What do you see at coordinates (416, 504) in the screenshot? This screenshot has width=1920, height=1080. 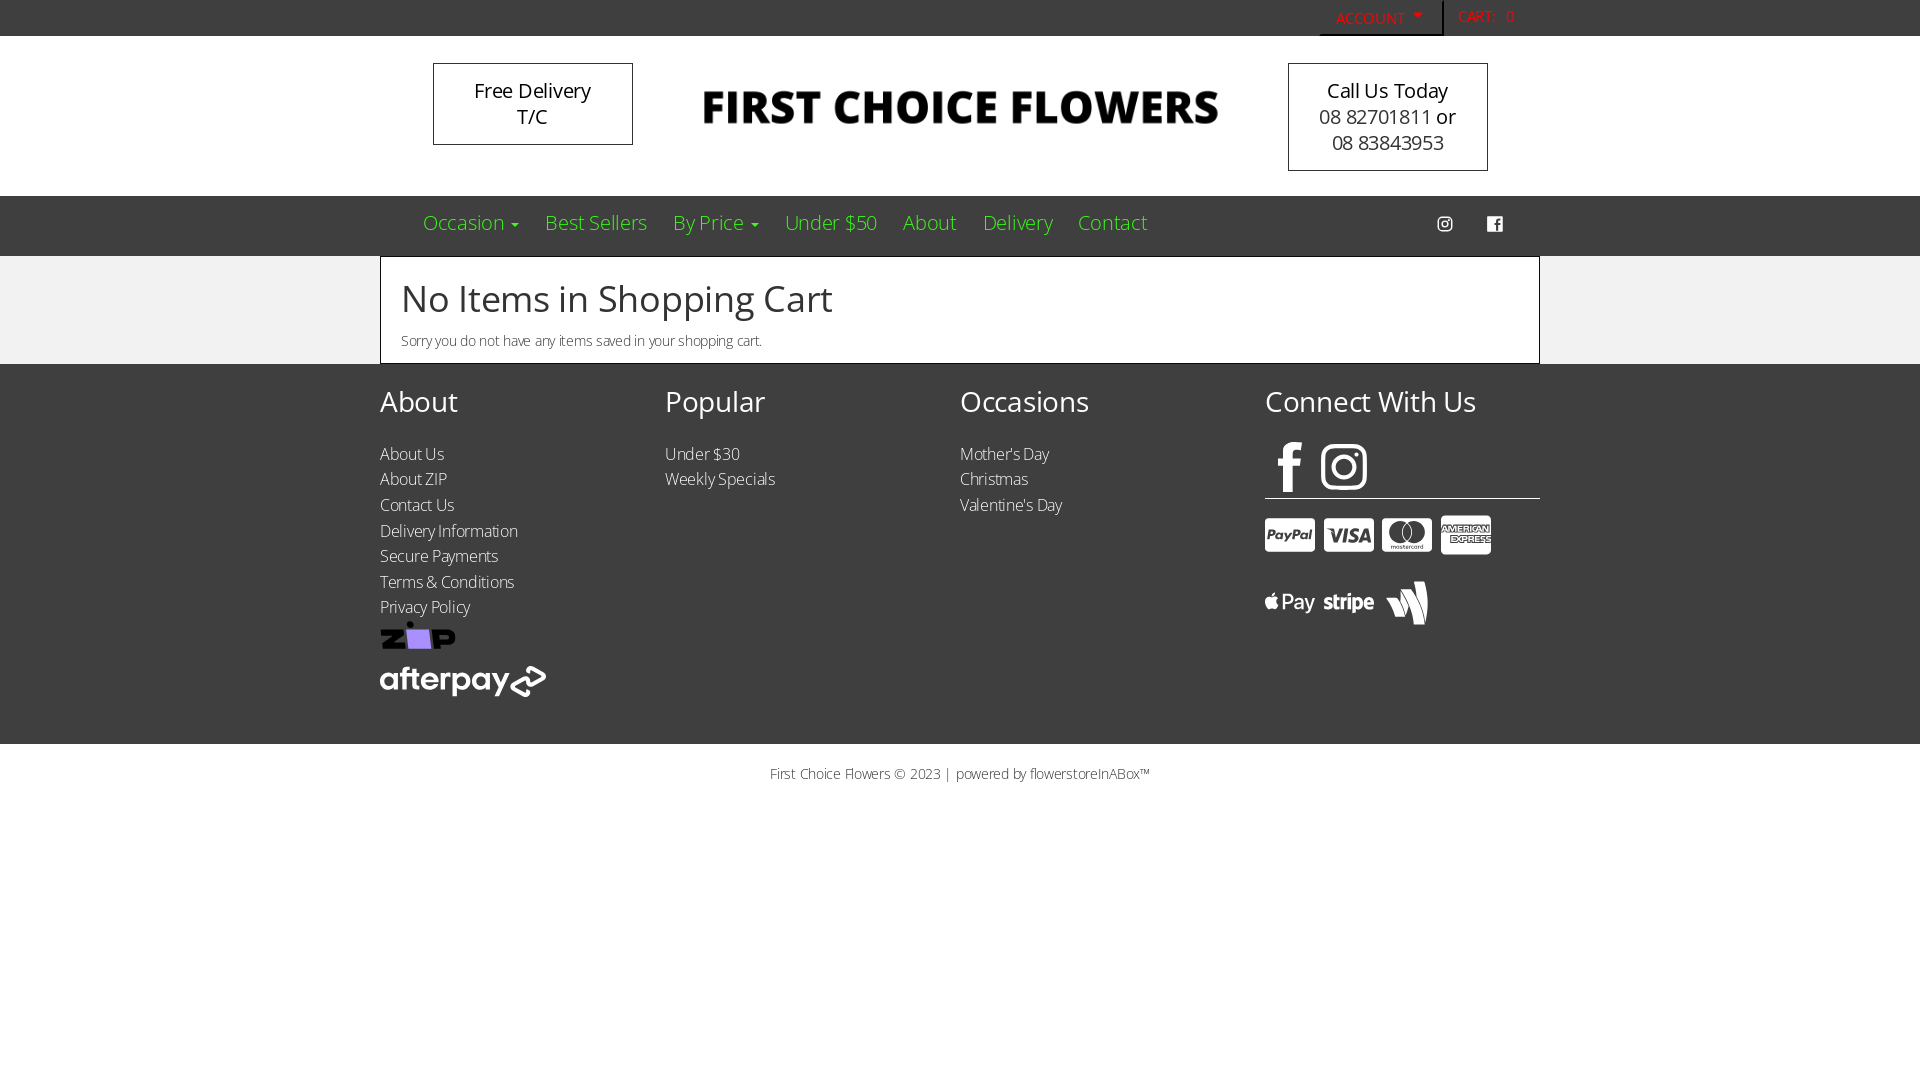 I see `'Contact Us'` at bounding box center [416, 504].